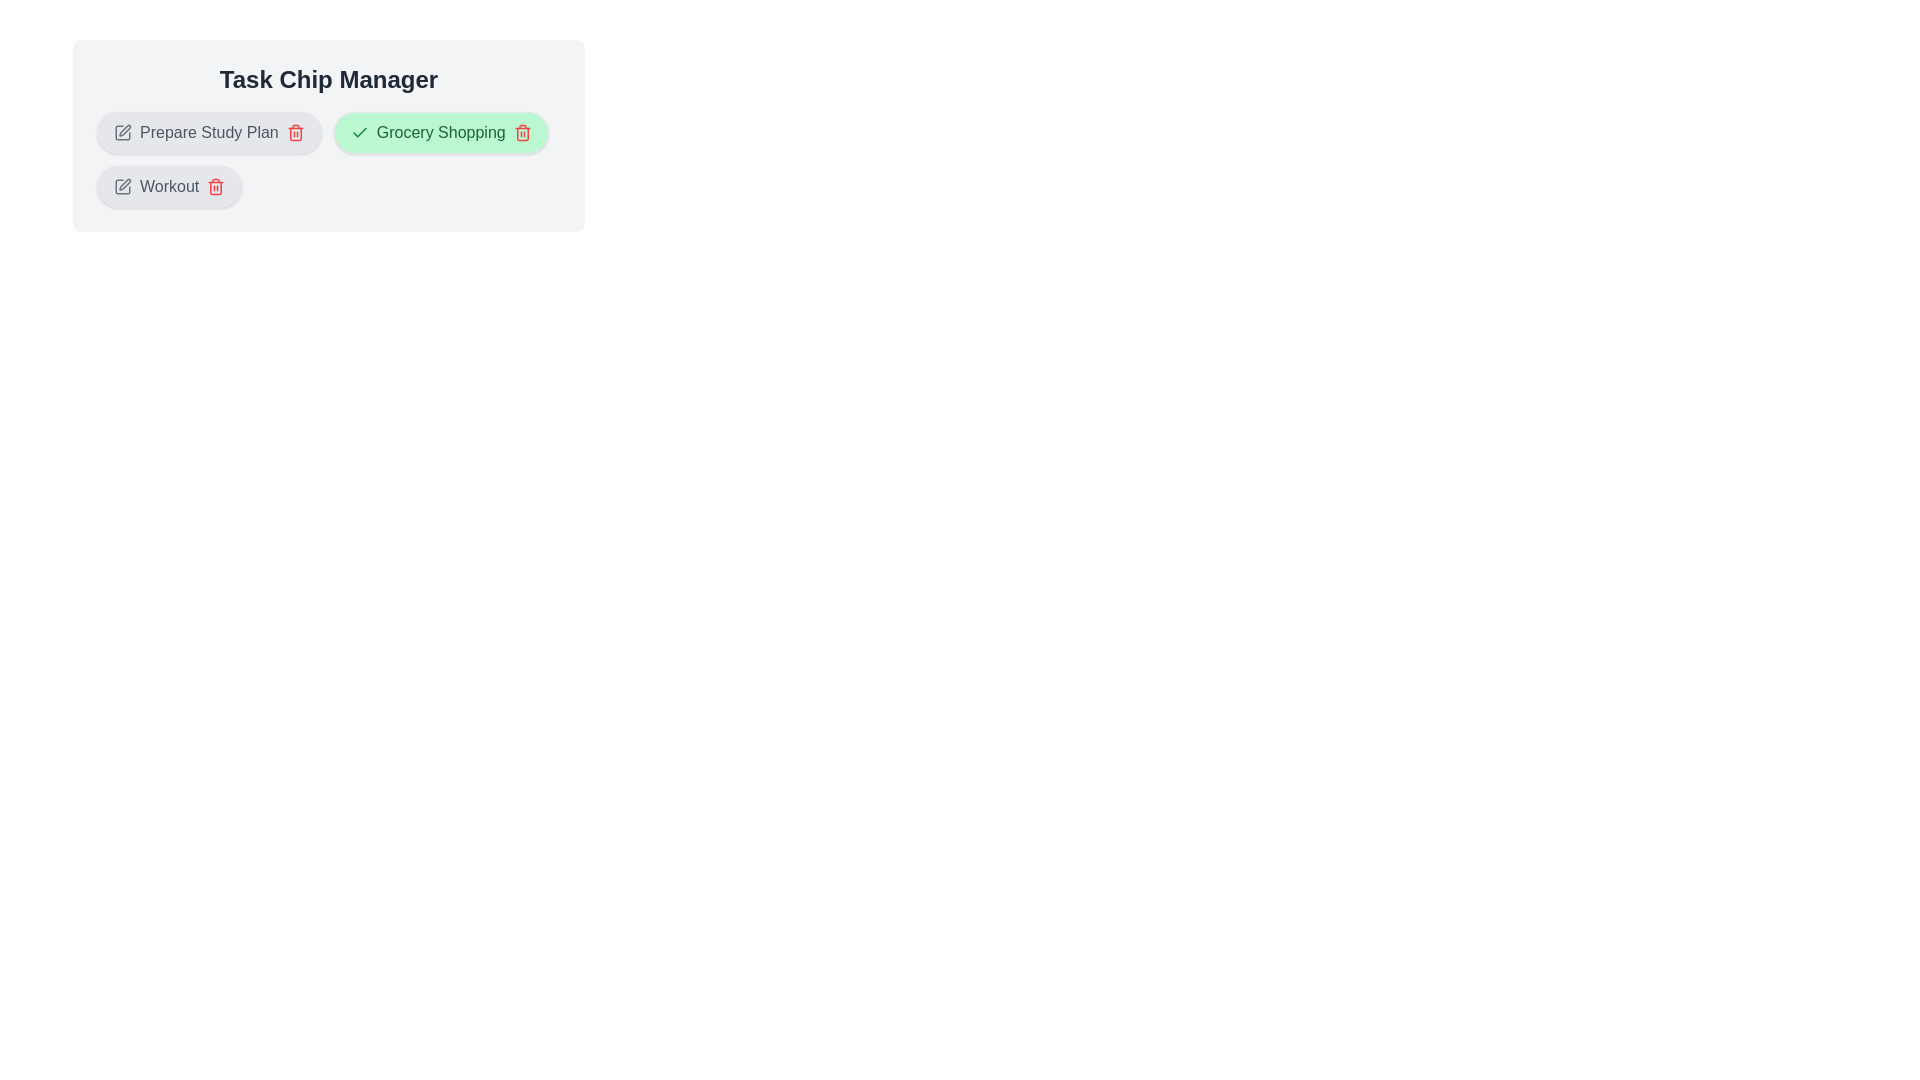 This screenshot has height=1080, width=1920. What do you see at coordinates (169, 186) in the screenshot?
I see `the edit icon (pencil) on the 'Workout' task chip to modify the task` at bounding box center [169, 186].